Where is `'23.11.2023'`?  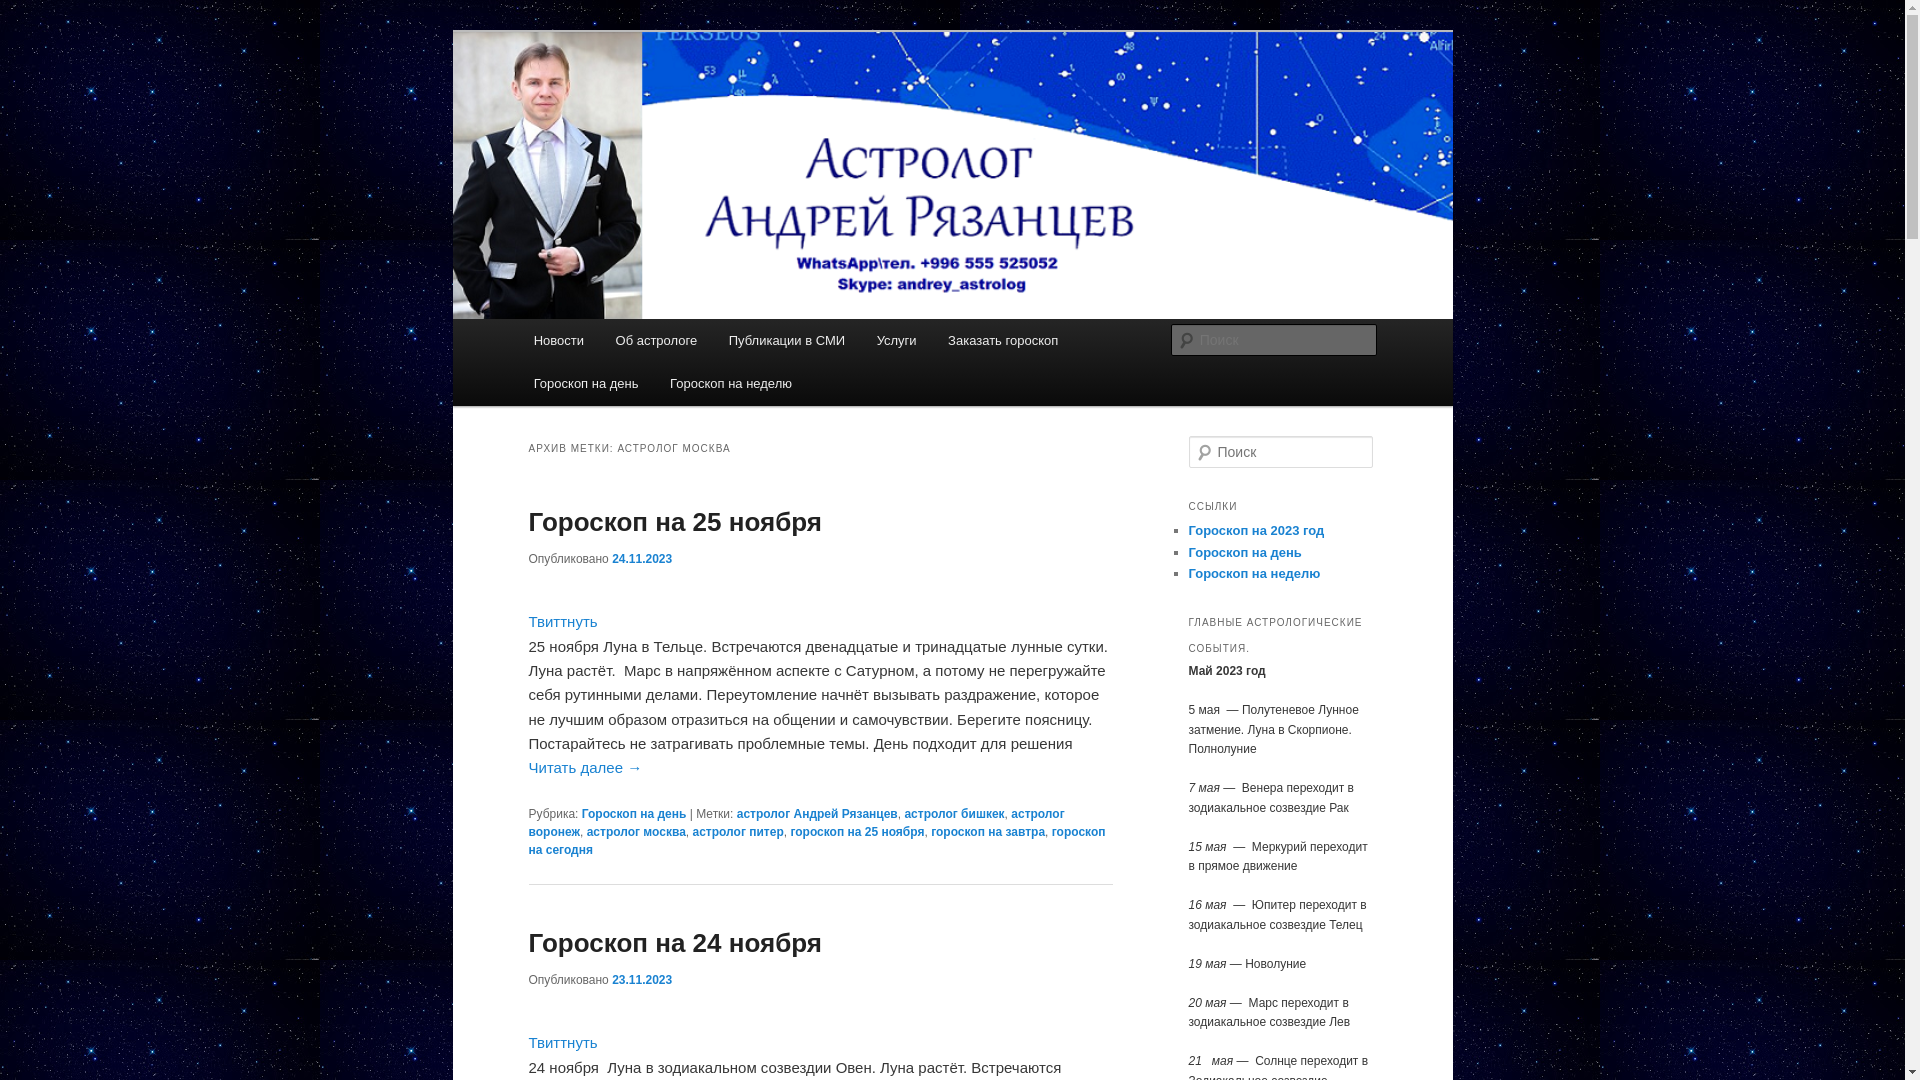
'23.11.2023' is located at coordinates (610, 978).